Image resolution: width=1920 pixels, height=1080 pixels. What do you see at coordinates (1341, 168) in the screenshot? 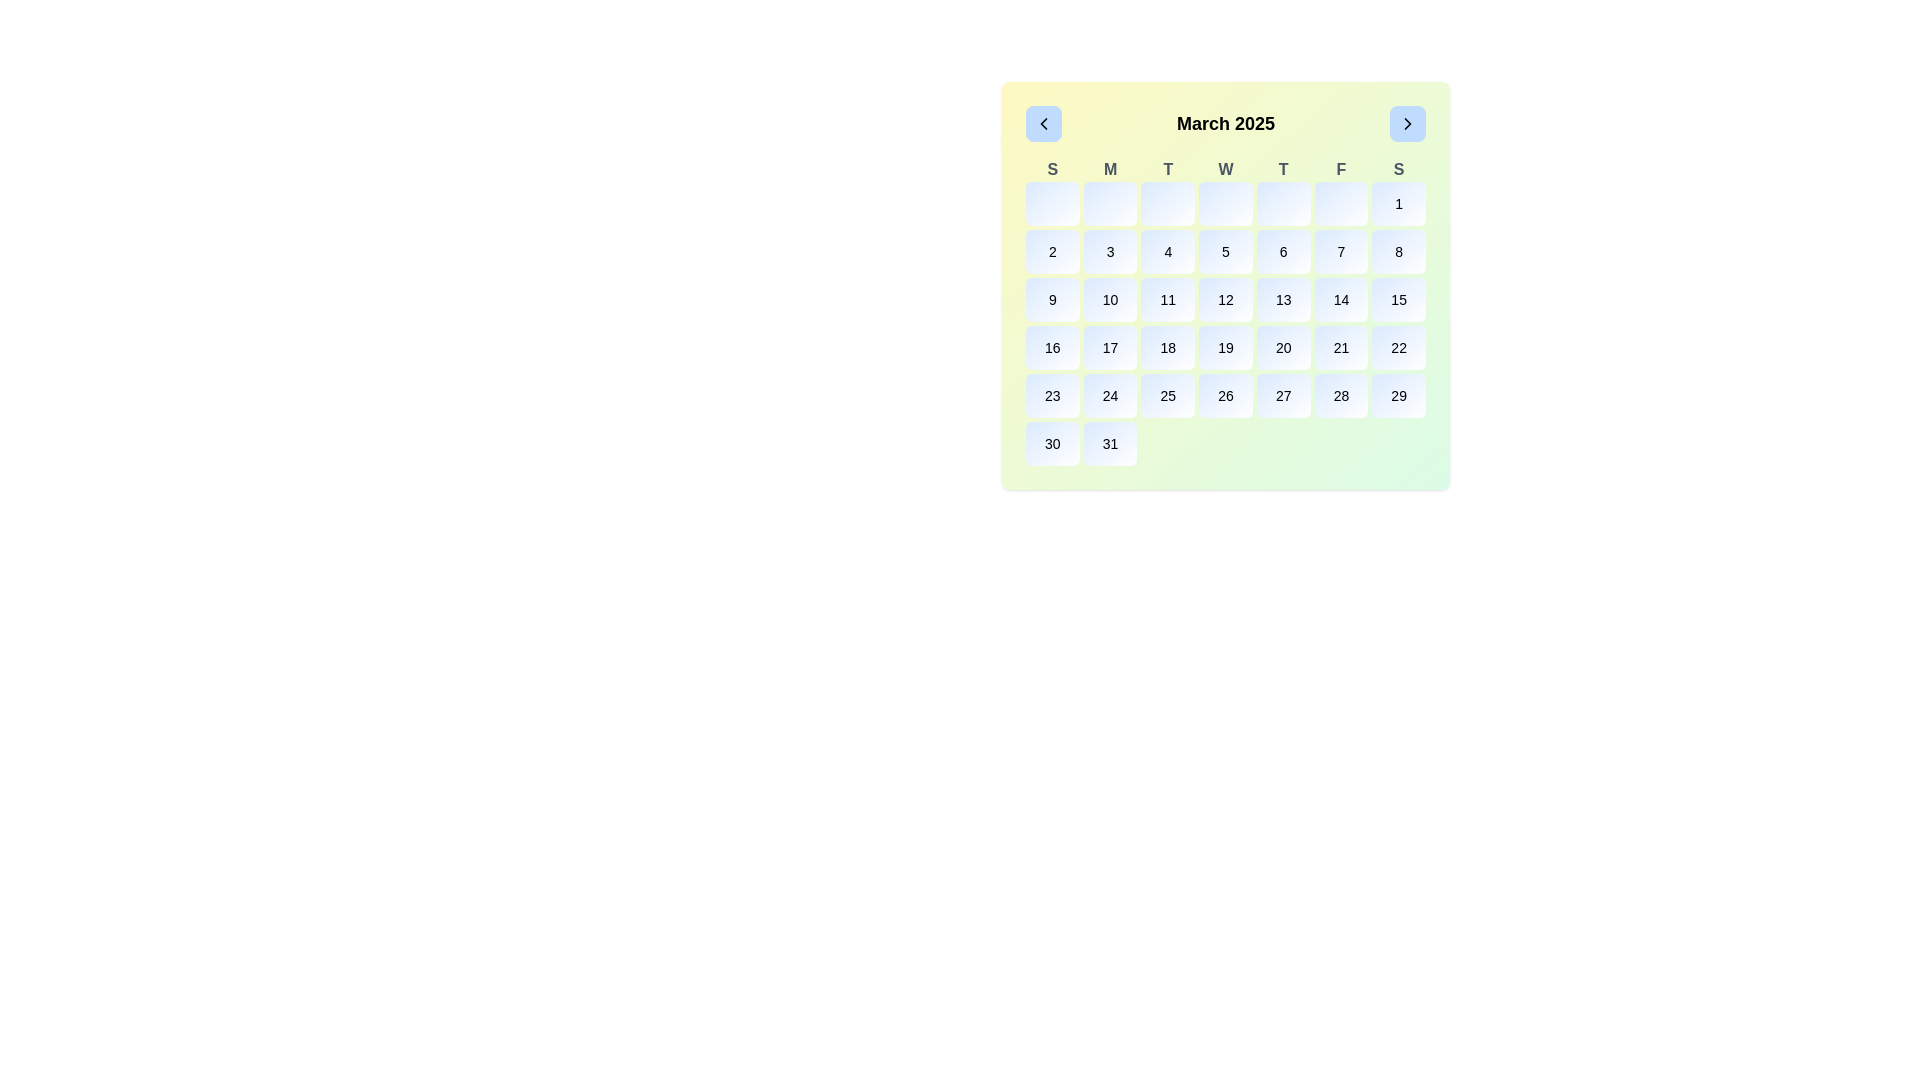
I see `the static text label 'F' in gray font, which represents Friday in the calendar header row, located in the sixth column of the layout` at bounding box center [1341, 168].